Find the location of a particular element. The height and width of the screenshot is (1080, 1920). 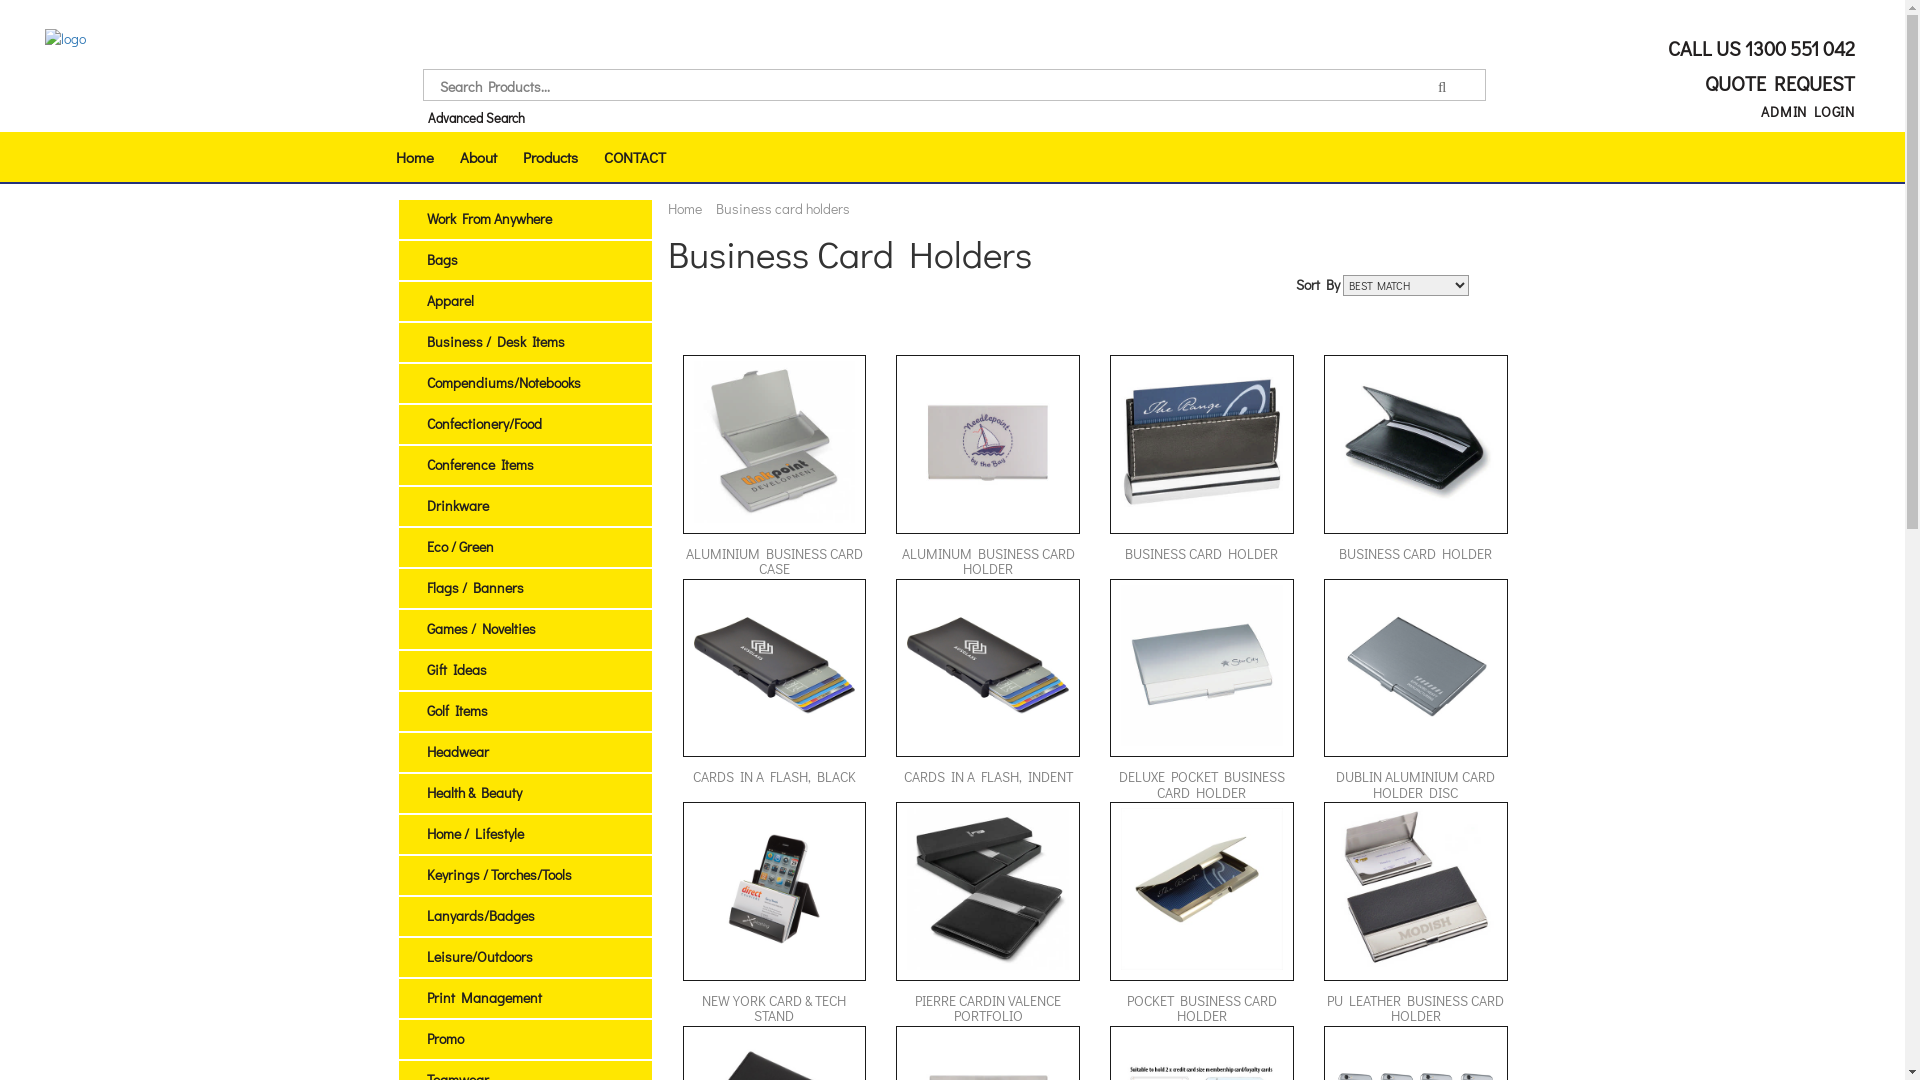

'Gift Ideas' is located at coordinates (455, 669).